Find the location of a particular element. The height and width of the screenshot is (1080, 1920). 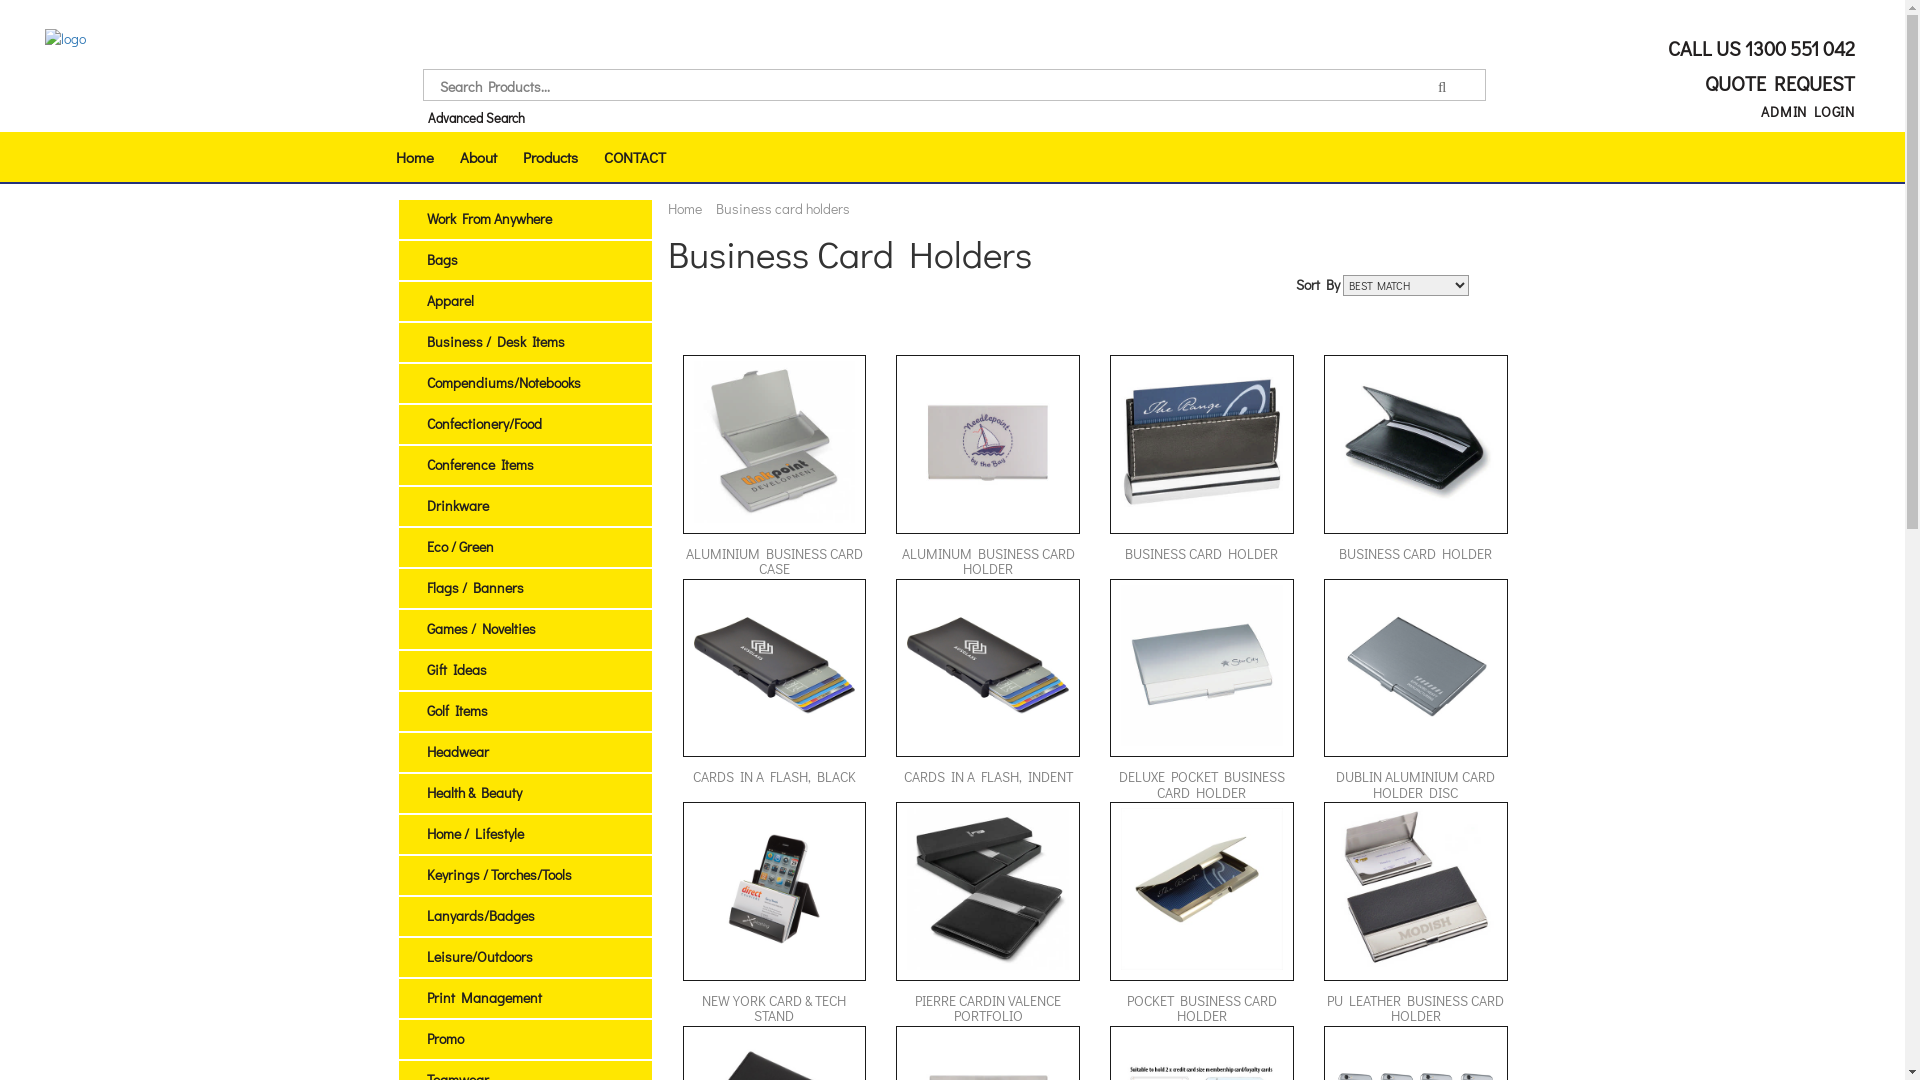

'Gift Ideas' is located at coordinates (455, 669).